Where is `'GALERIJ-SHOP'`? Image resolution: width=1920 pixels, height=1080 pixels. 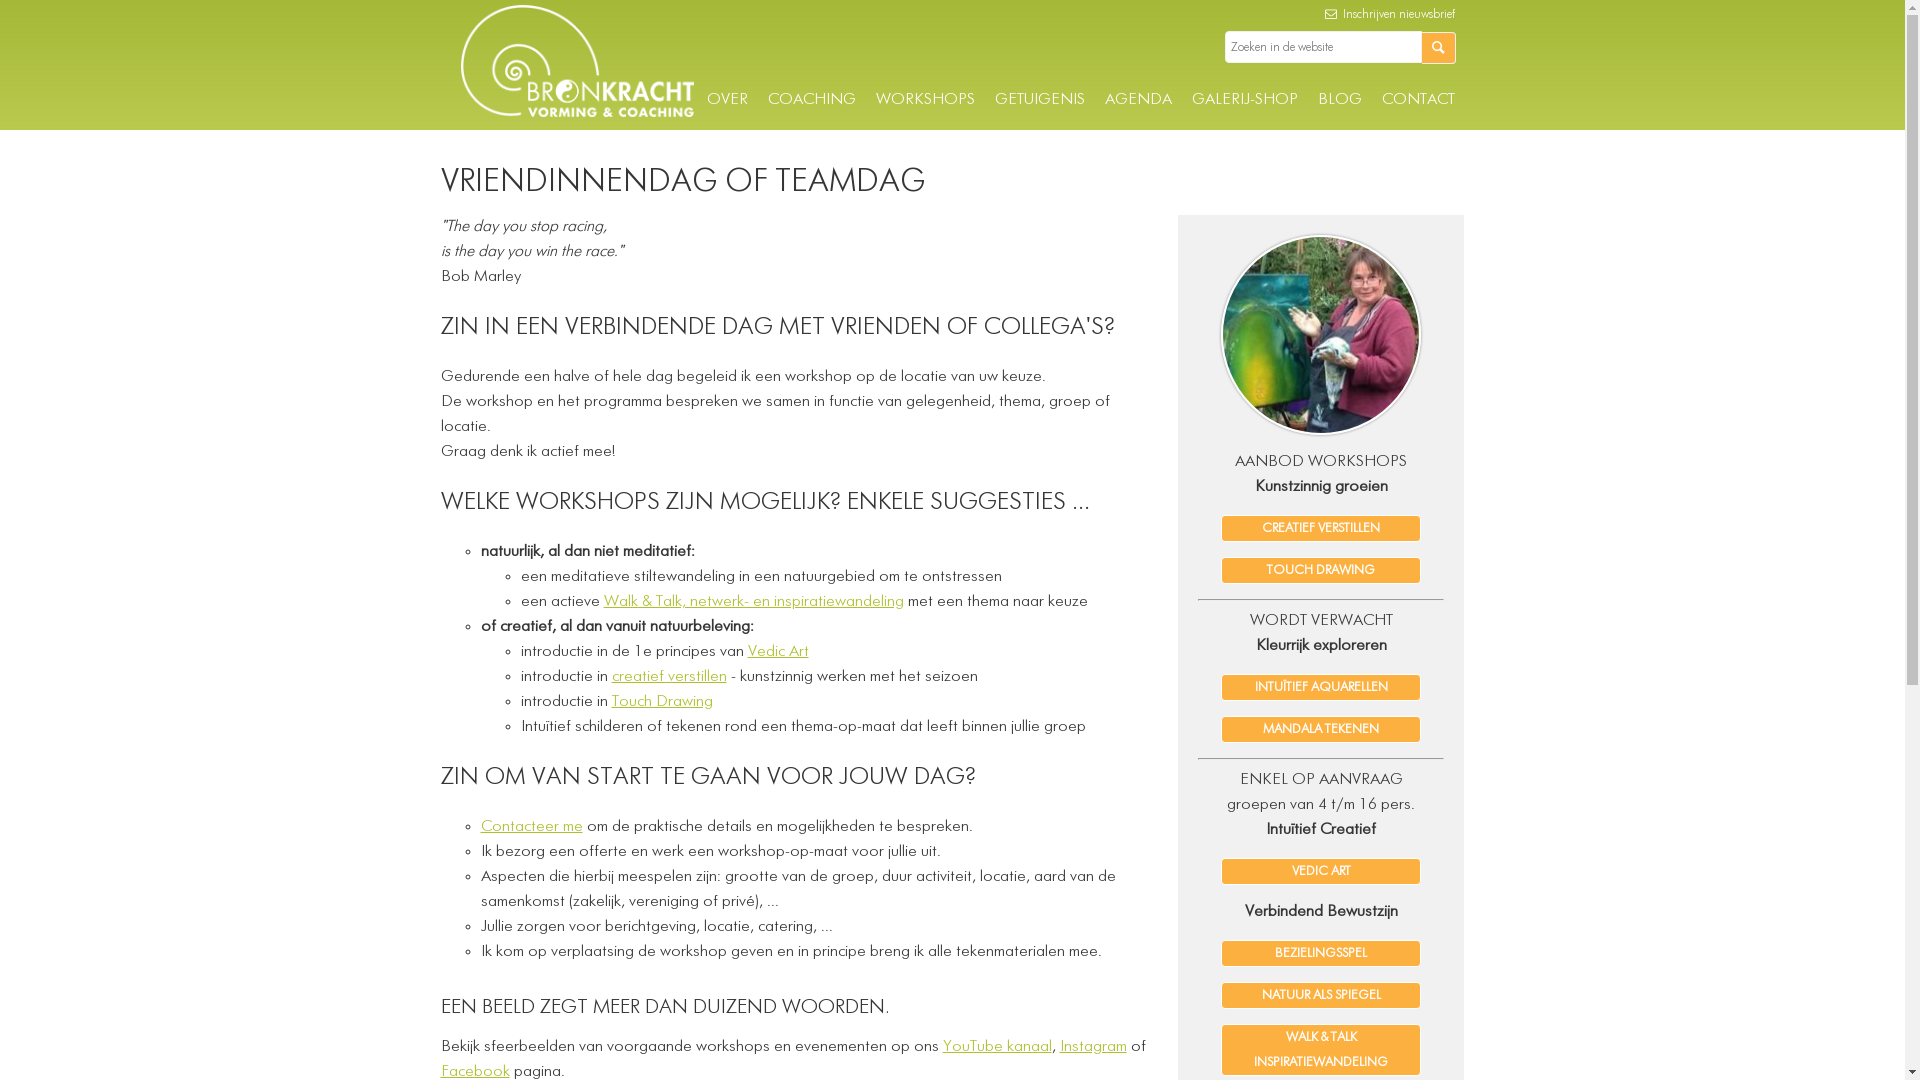 'GALERIJ-SHOP' is located at coordinates (1243, 100).